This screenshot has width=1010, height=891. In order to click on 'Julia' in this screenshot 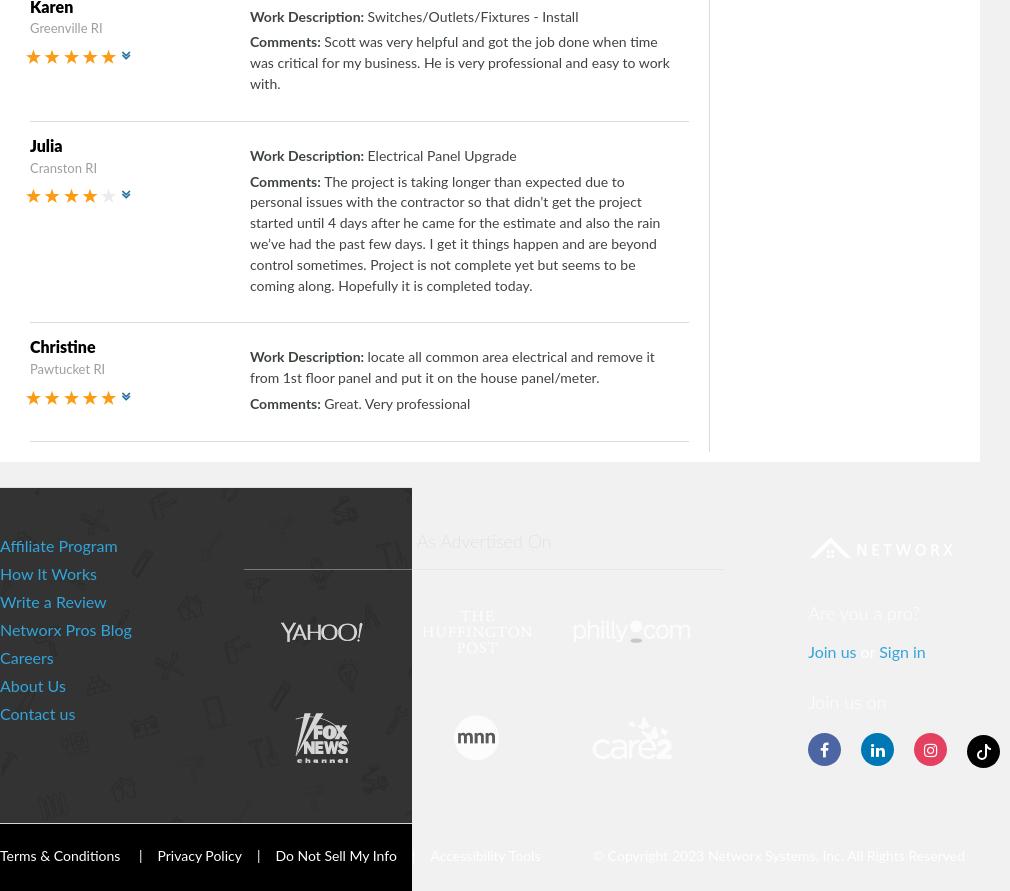, I will do `click(44, 145)`.